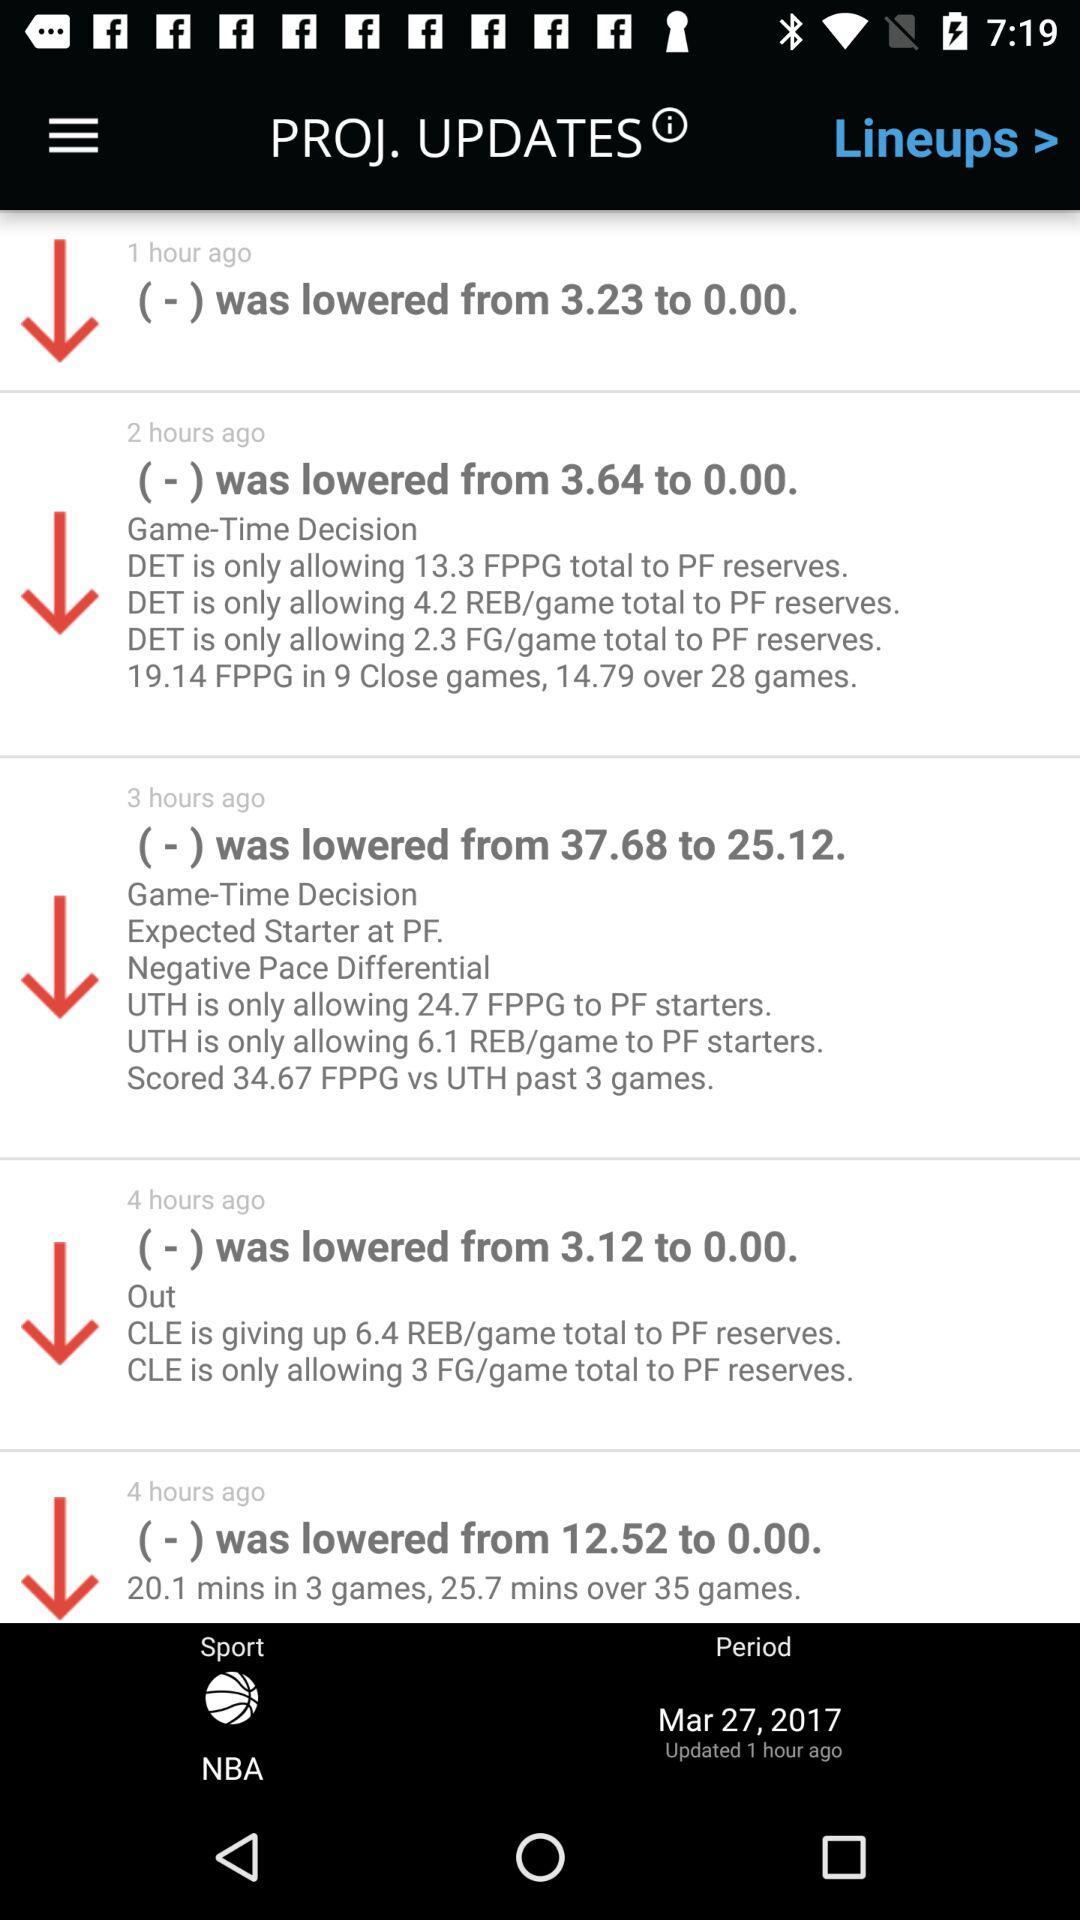 Image resolution: width=1080 pixels, height=1920 pixels. I want to click on the out cle is item, so click(498, 1350).